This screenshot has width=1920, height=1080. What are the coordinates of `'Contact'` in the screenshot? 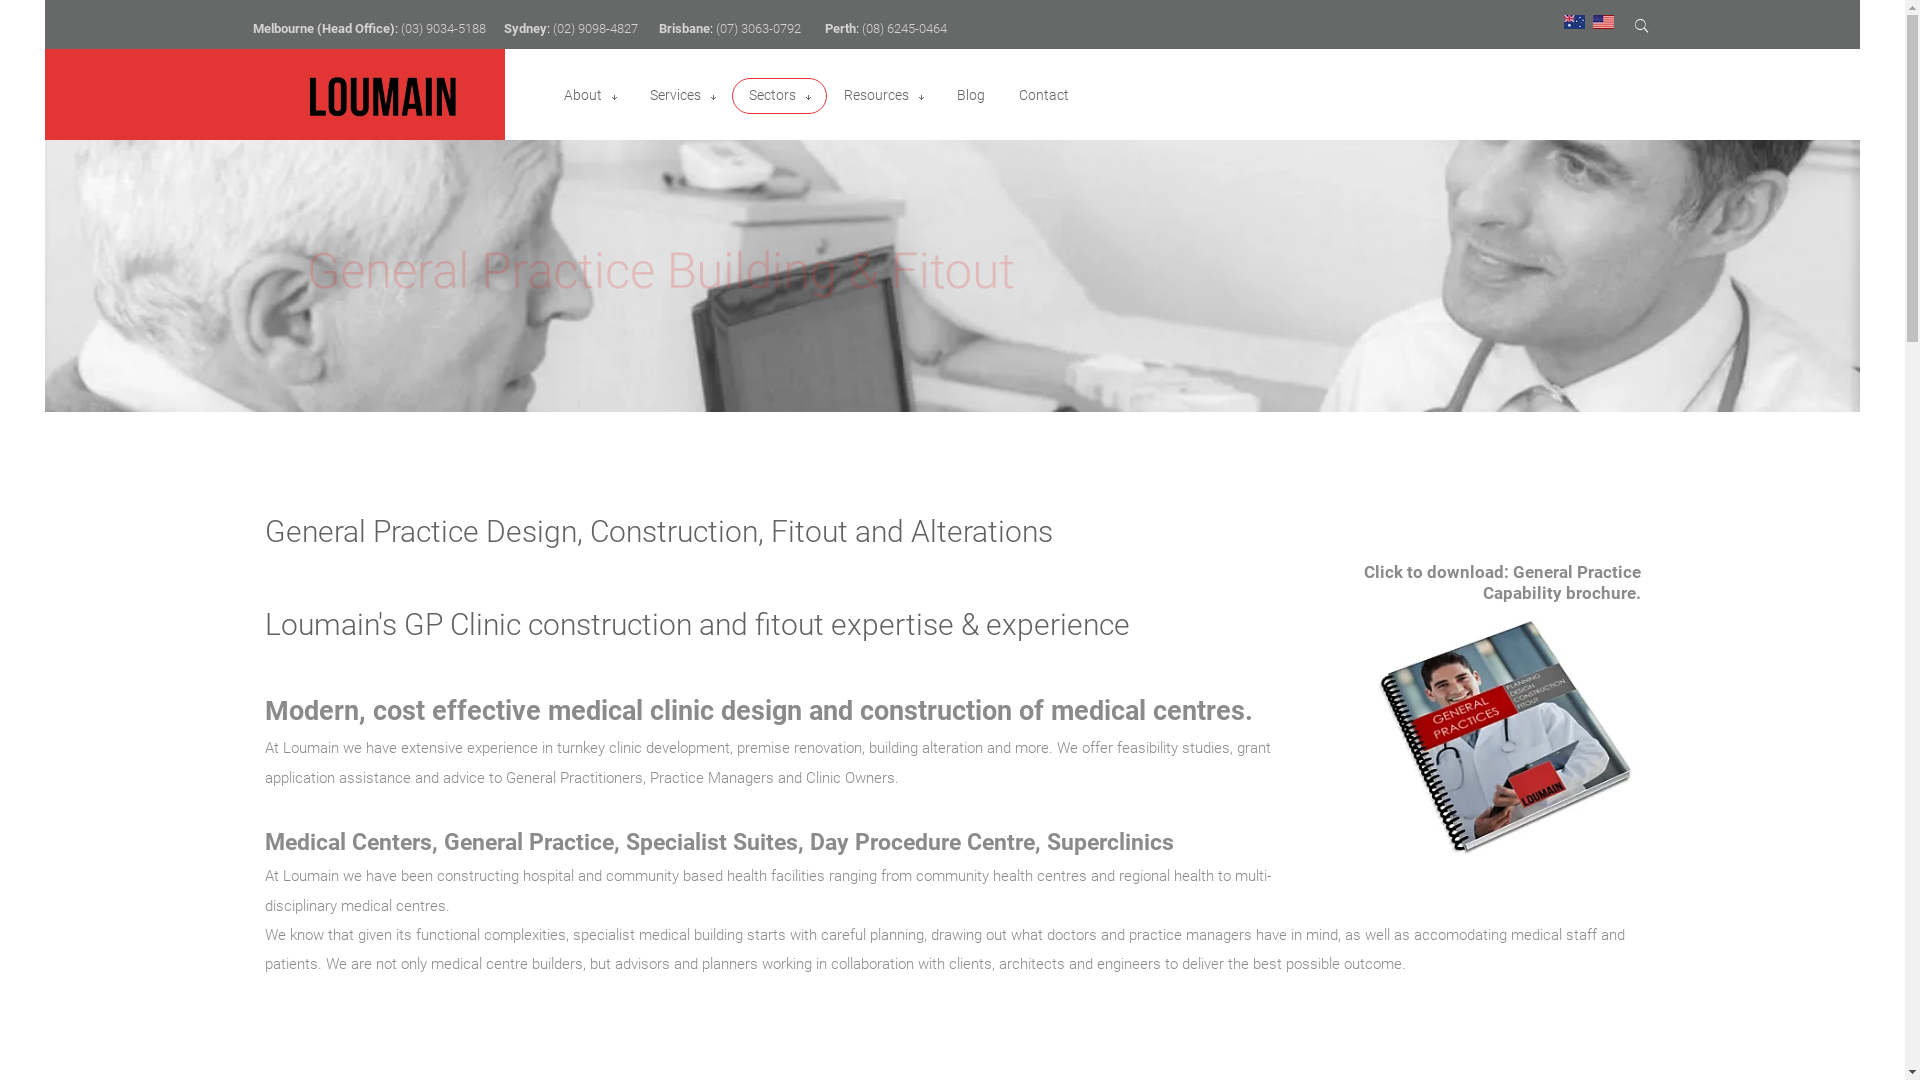 It's located at (1013, 95).